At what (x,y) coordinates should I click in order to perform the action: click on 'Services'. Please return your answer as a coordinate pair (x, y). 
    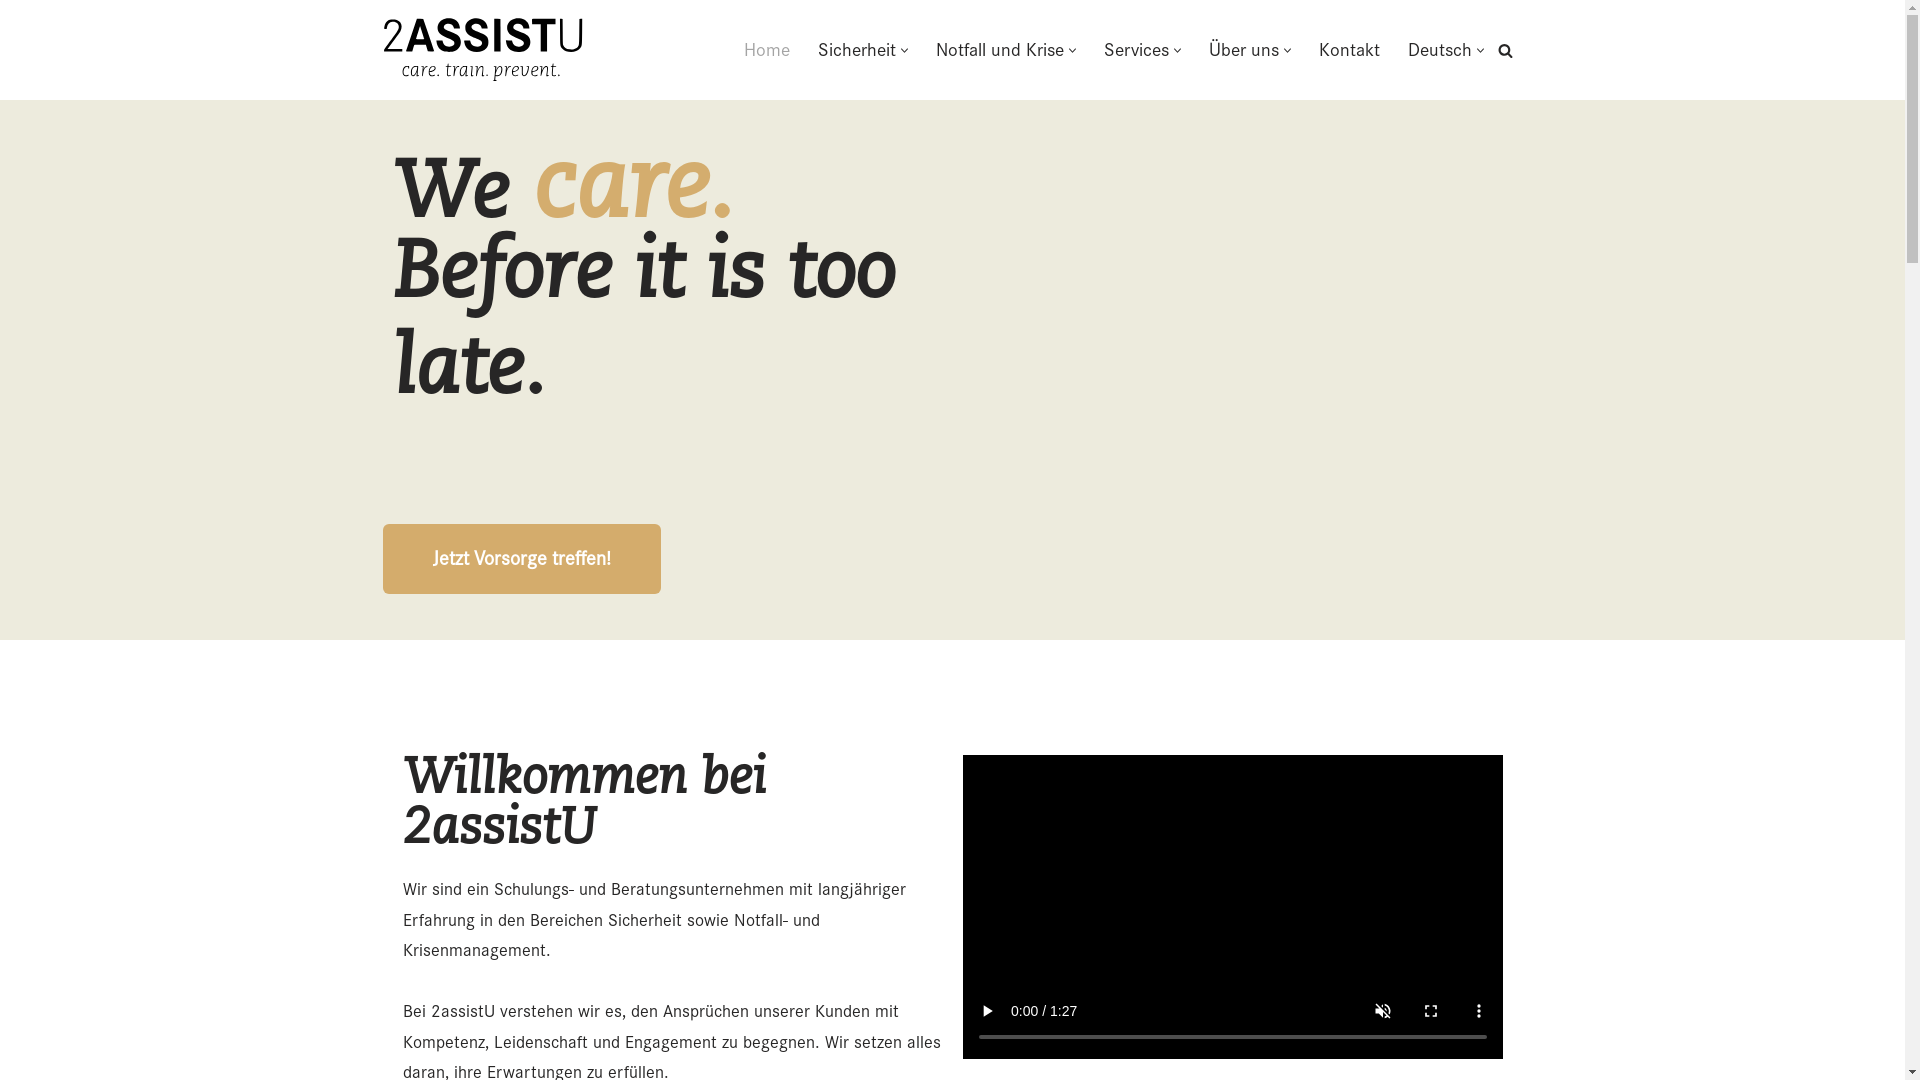
    Looking at the image, I should click on (1136, 48).